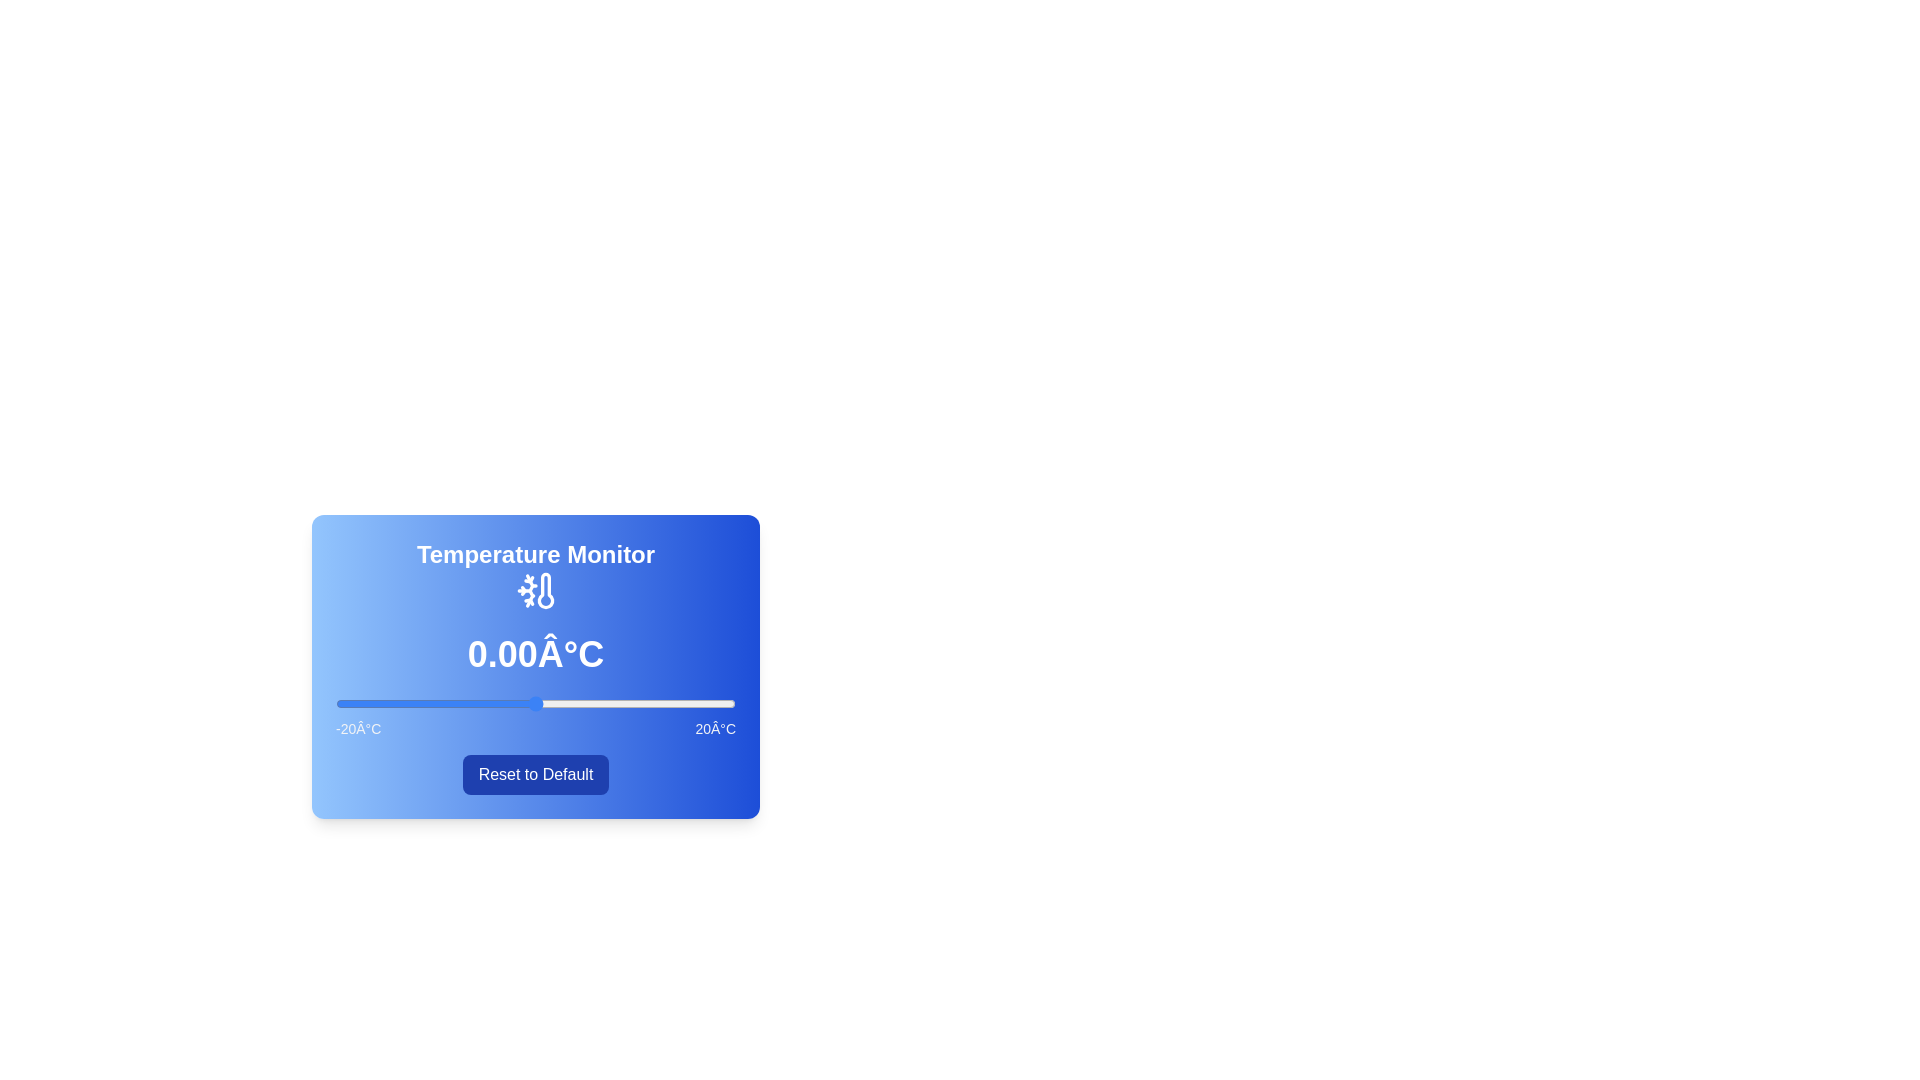 The image size is (1920, 1080). Describe the element at coordinates (666, 703) in the screenshot. I see `the temperature slider to 13 degrees Celsius` at that location.